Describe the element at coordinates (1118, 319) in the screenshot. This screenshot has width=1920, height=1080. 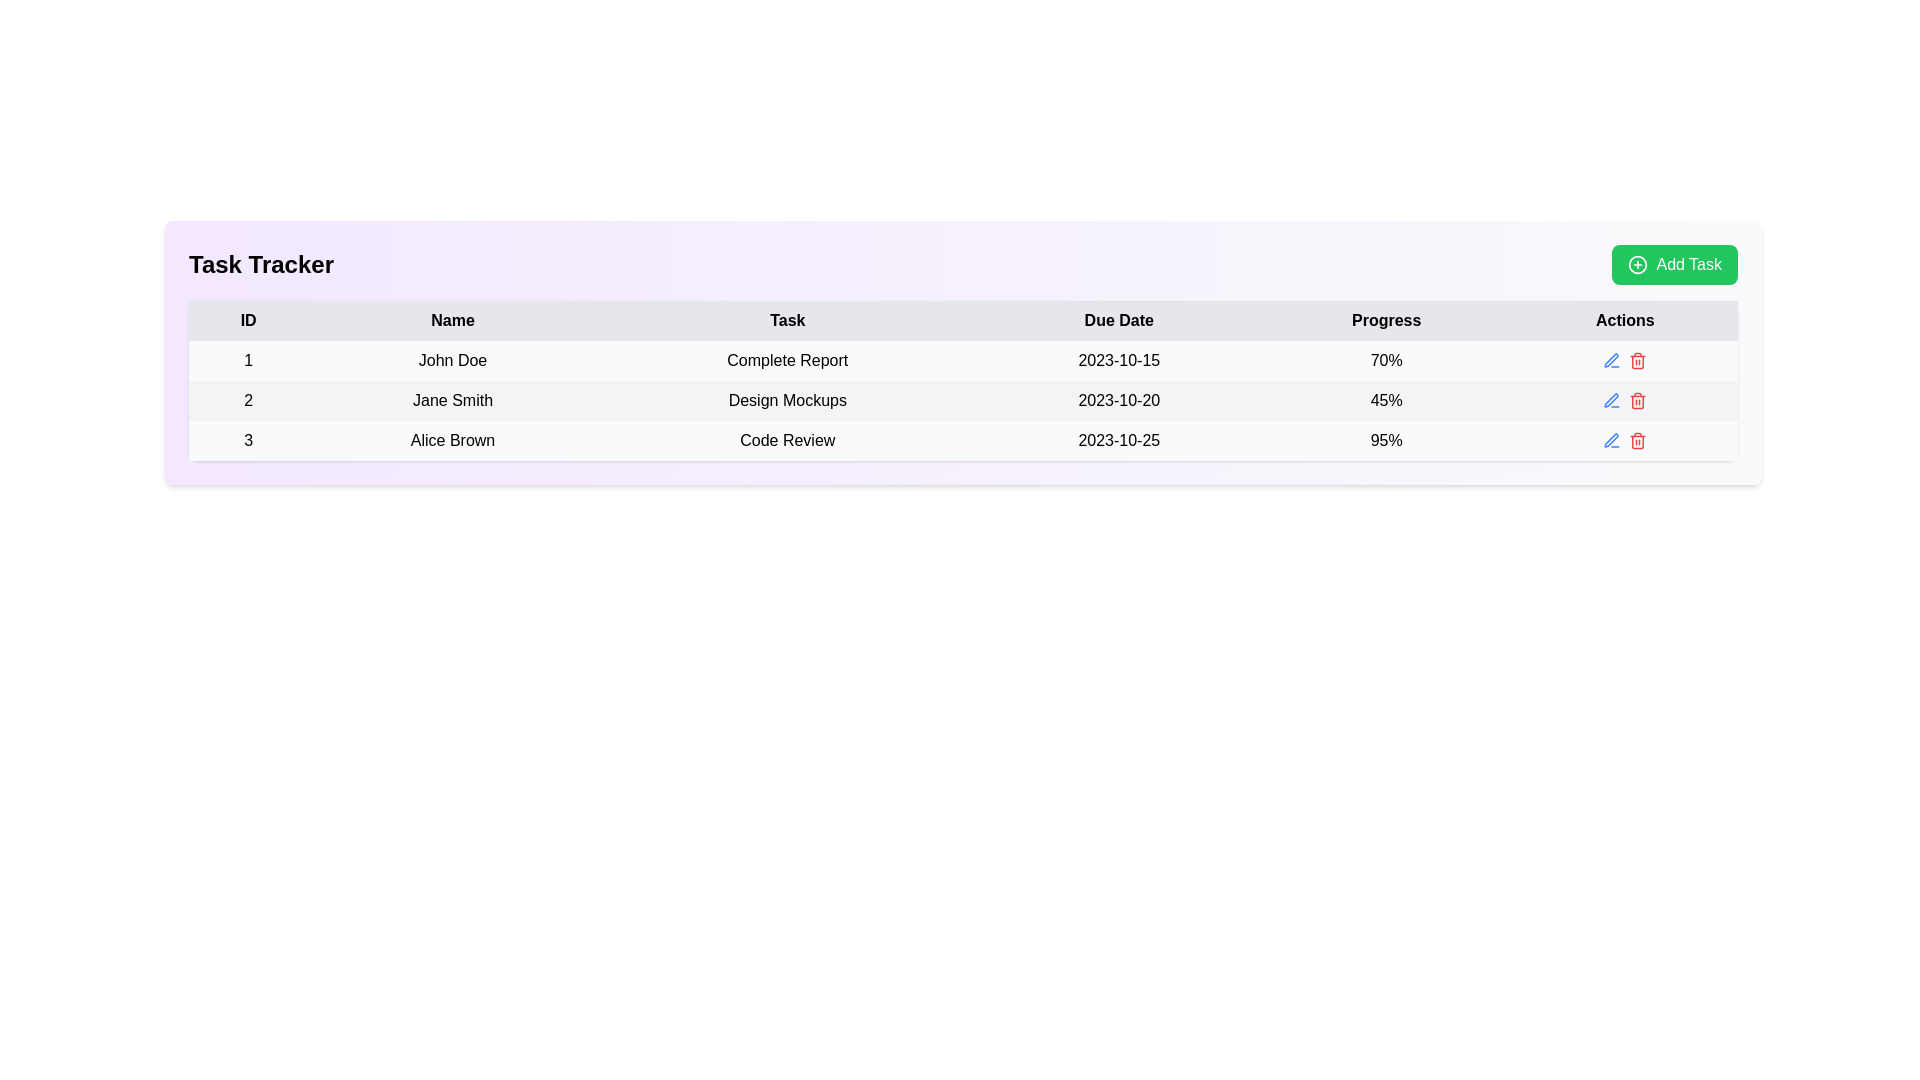
I see `the text label that serves as the fourth column header in the table, indicating due dates, located between 'Task' and 'Progress'` at that location.